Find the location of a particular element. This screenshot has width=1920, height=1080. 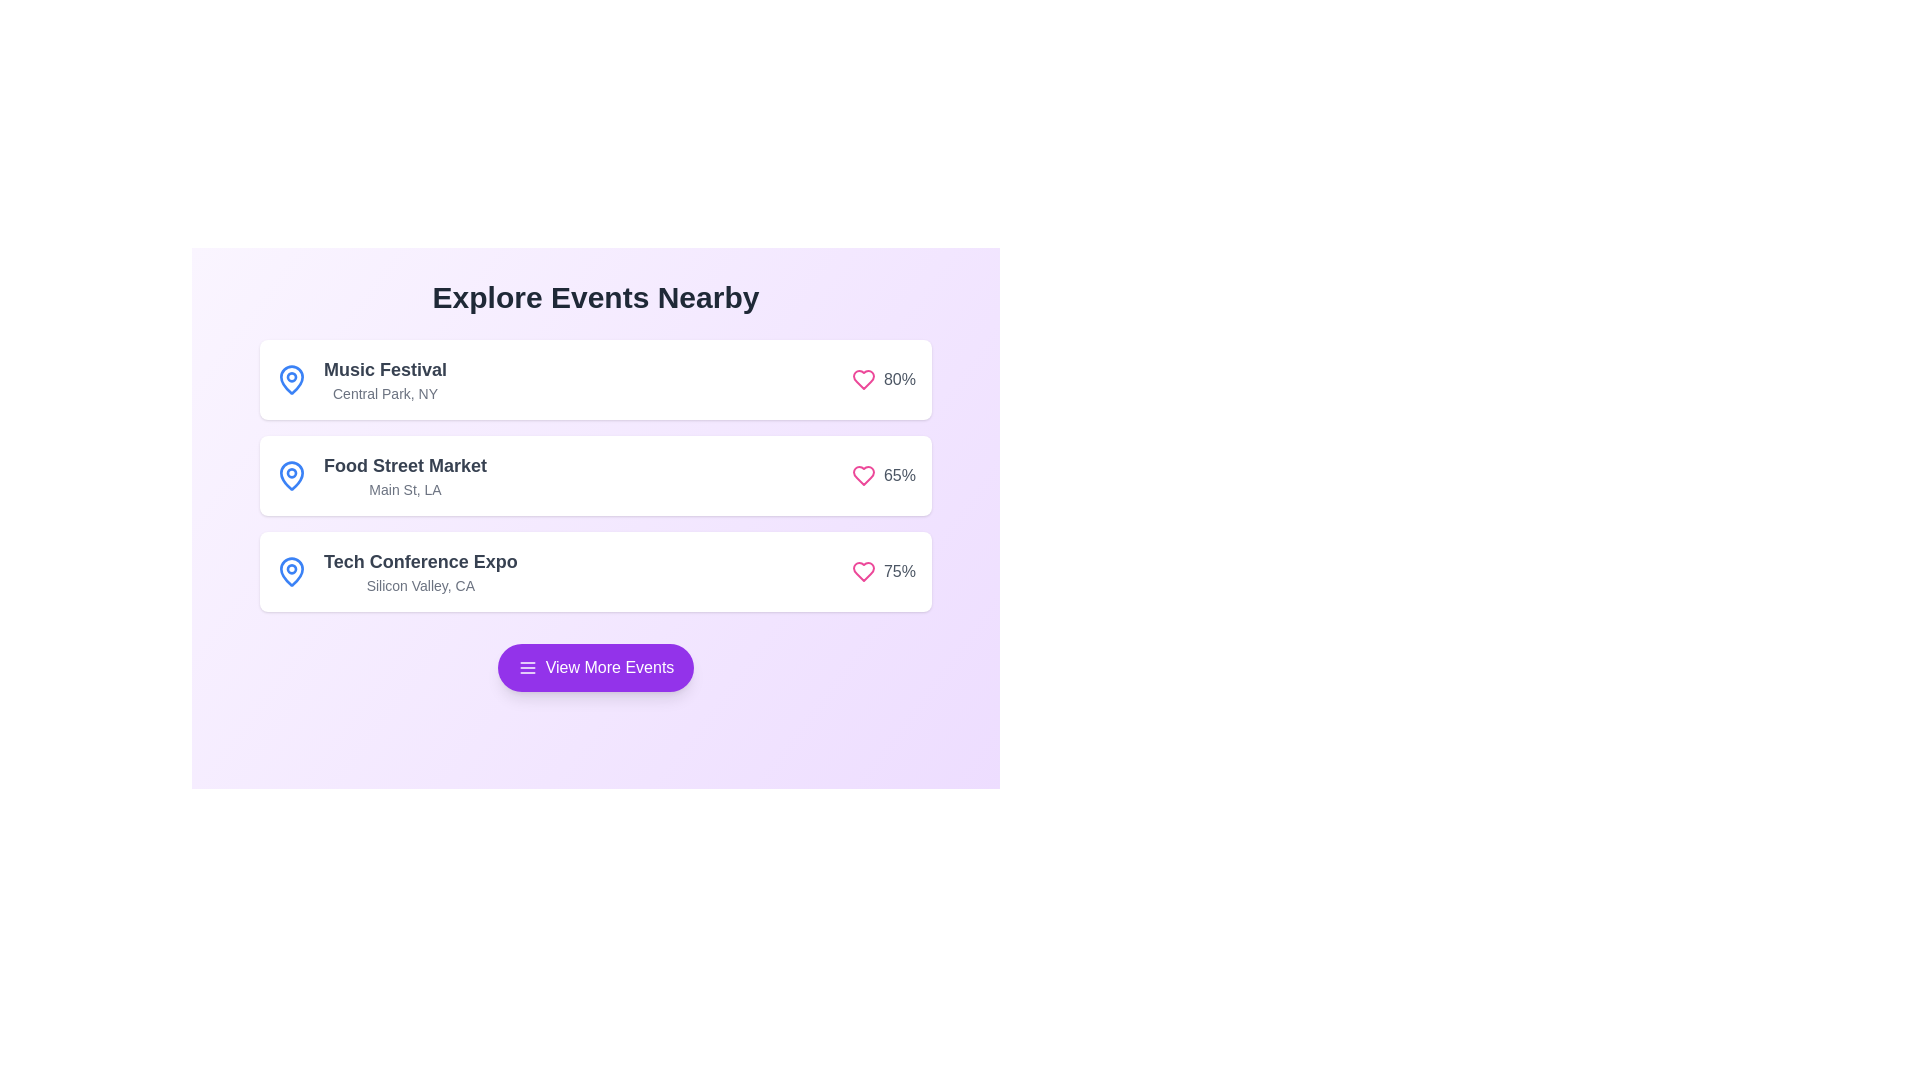

text displayed in the 'Music Festival' text block, which includes the title and subtitle located on the right side of the blue map pin icon in the first row of the event list is located at coordinates (385, 380).